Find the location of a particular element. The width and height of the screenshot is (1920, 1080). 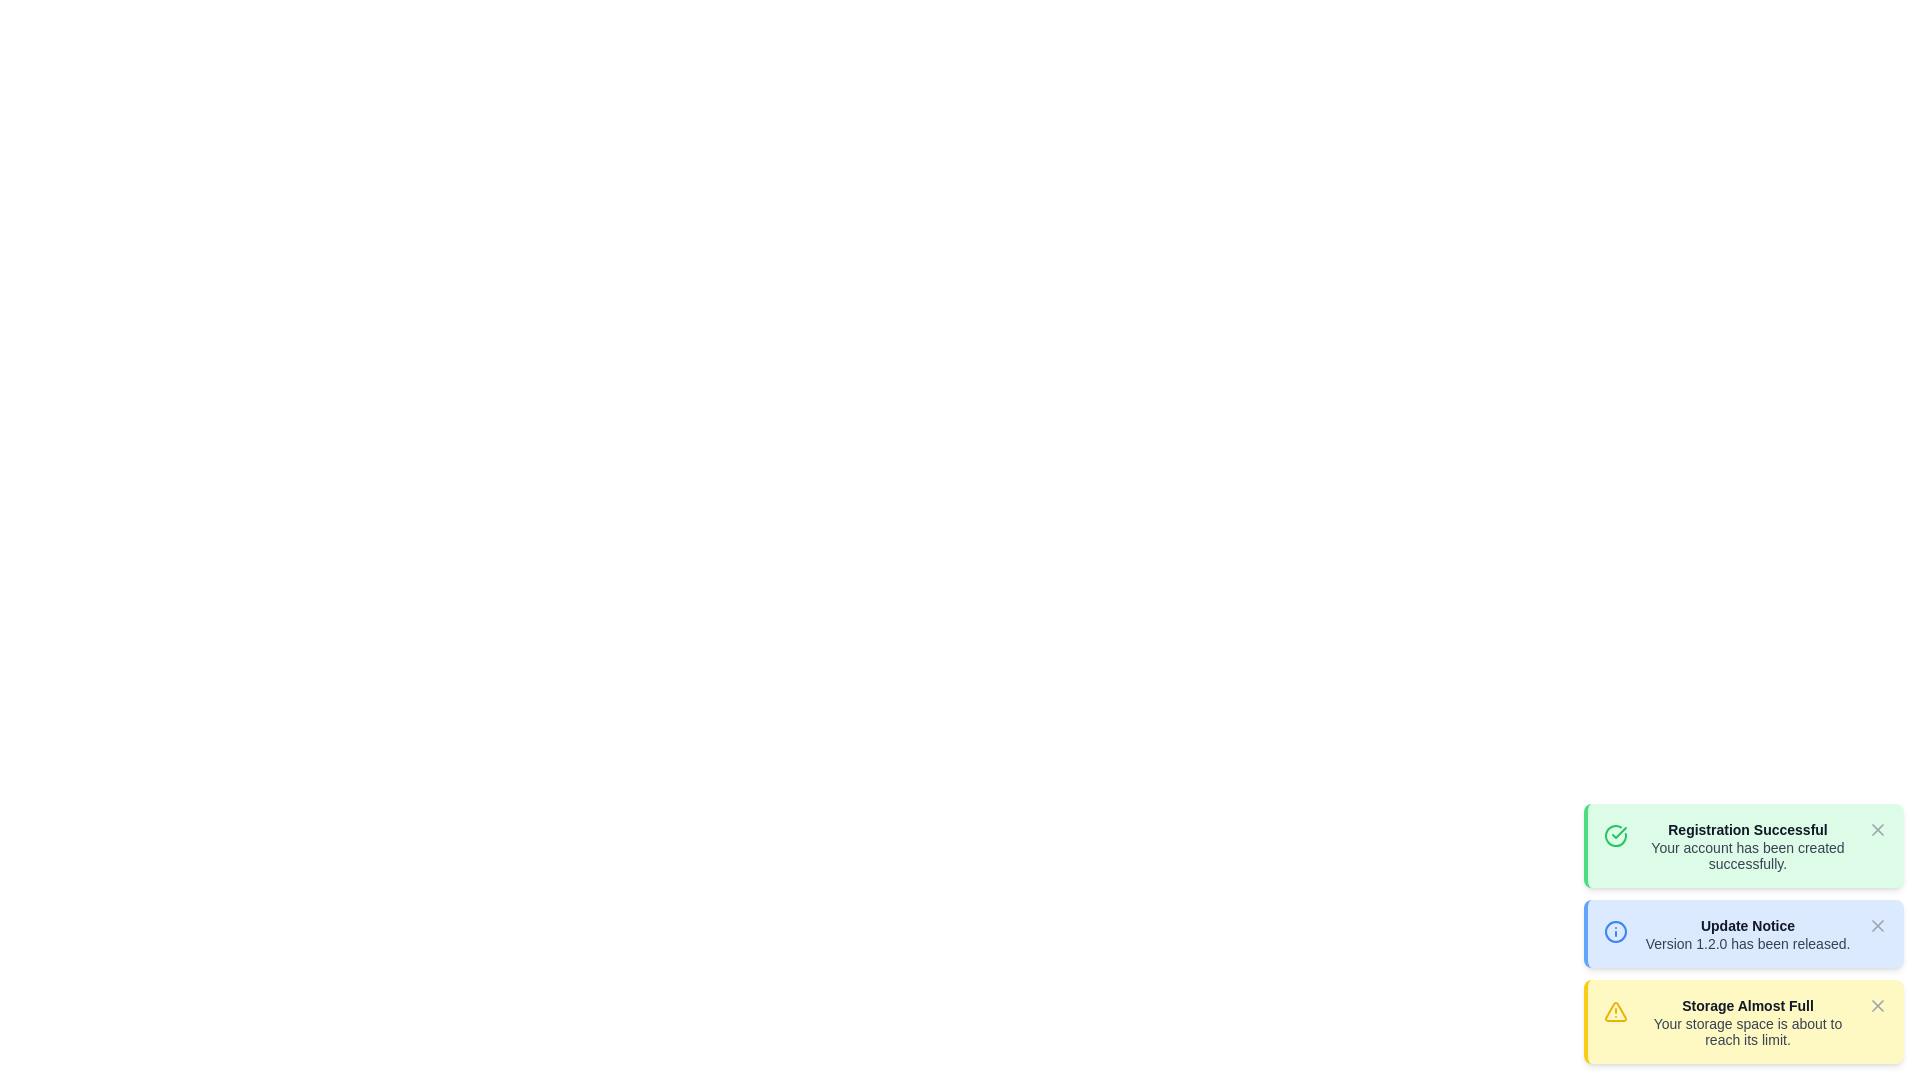

detailed warning message text located directly below the 'Storage Almost Full' text in the warning message box at the bottom of the stack of three boxes is located at coordinates (1746, 1032).